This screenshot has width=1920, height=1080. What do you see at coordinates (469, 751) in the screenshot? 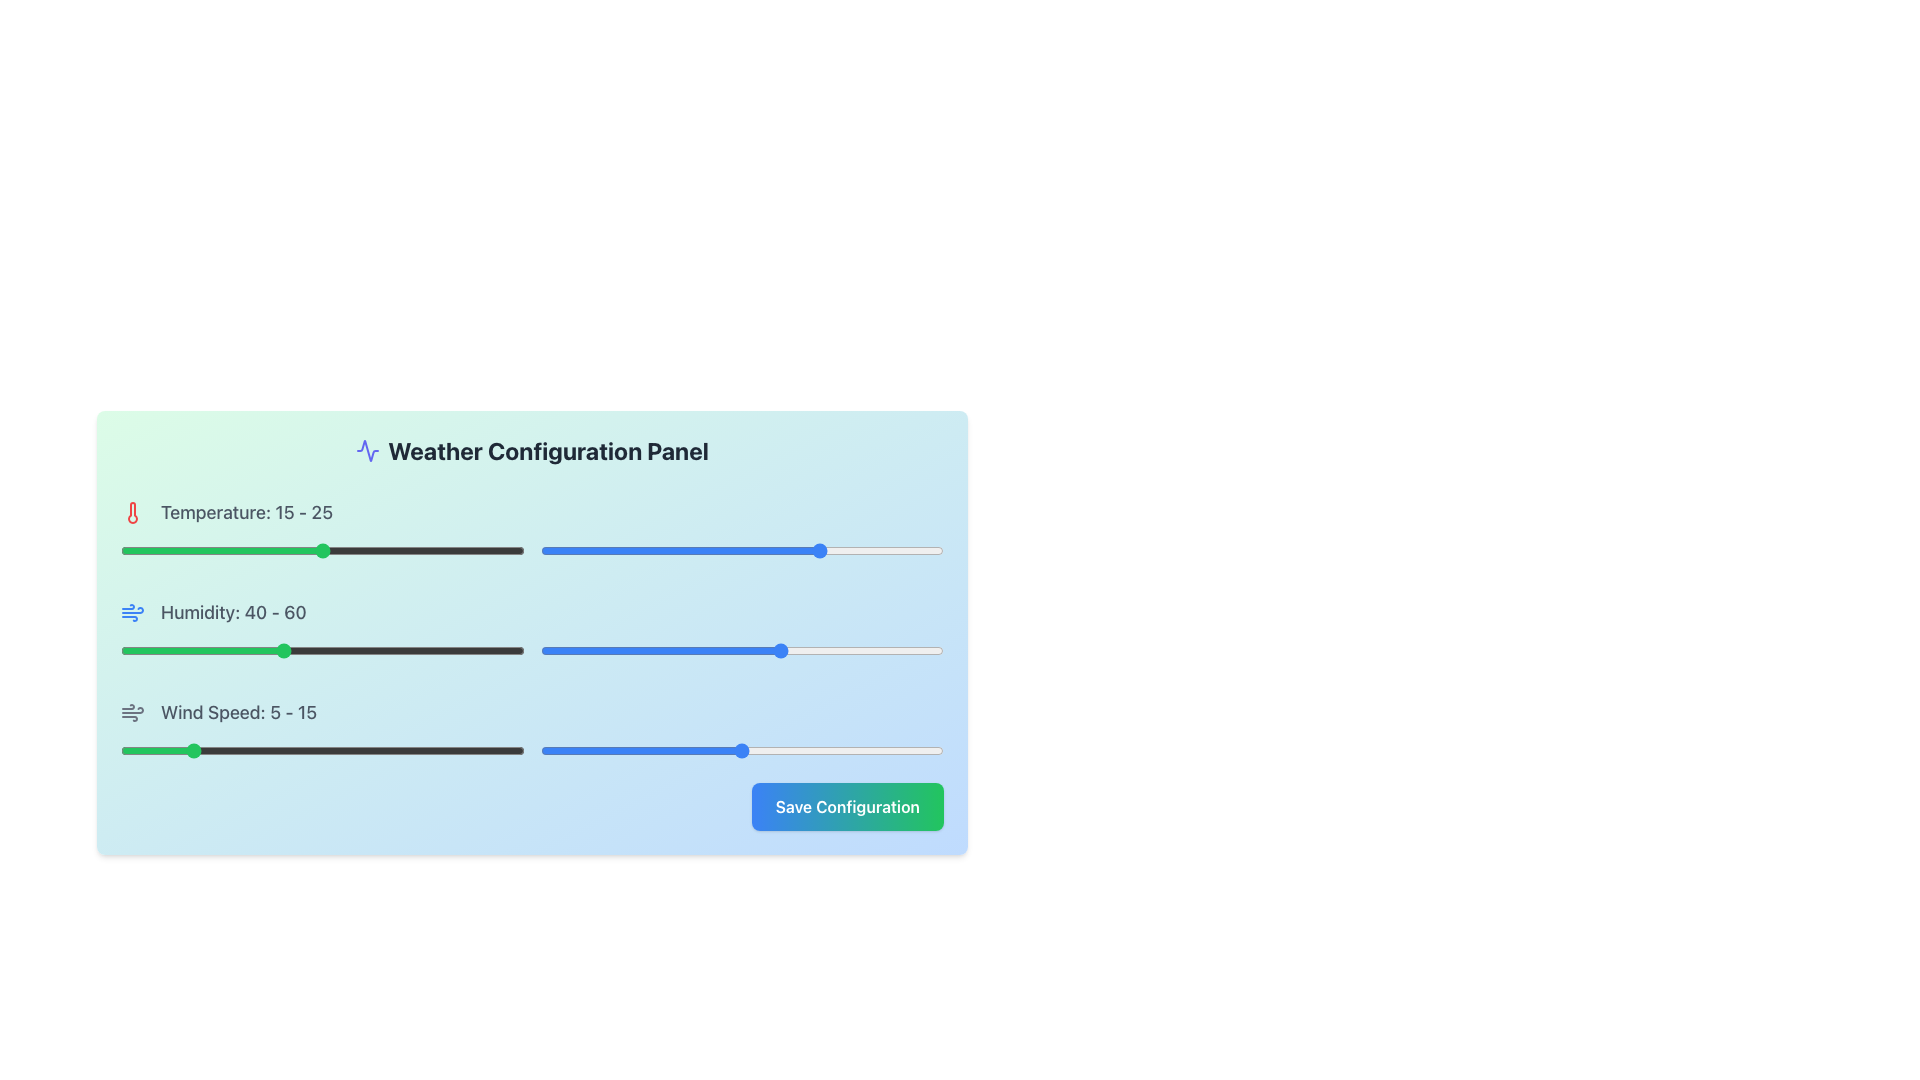
I see `the start value of the wind speed range` at bounding box center [469, 751].